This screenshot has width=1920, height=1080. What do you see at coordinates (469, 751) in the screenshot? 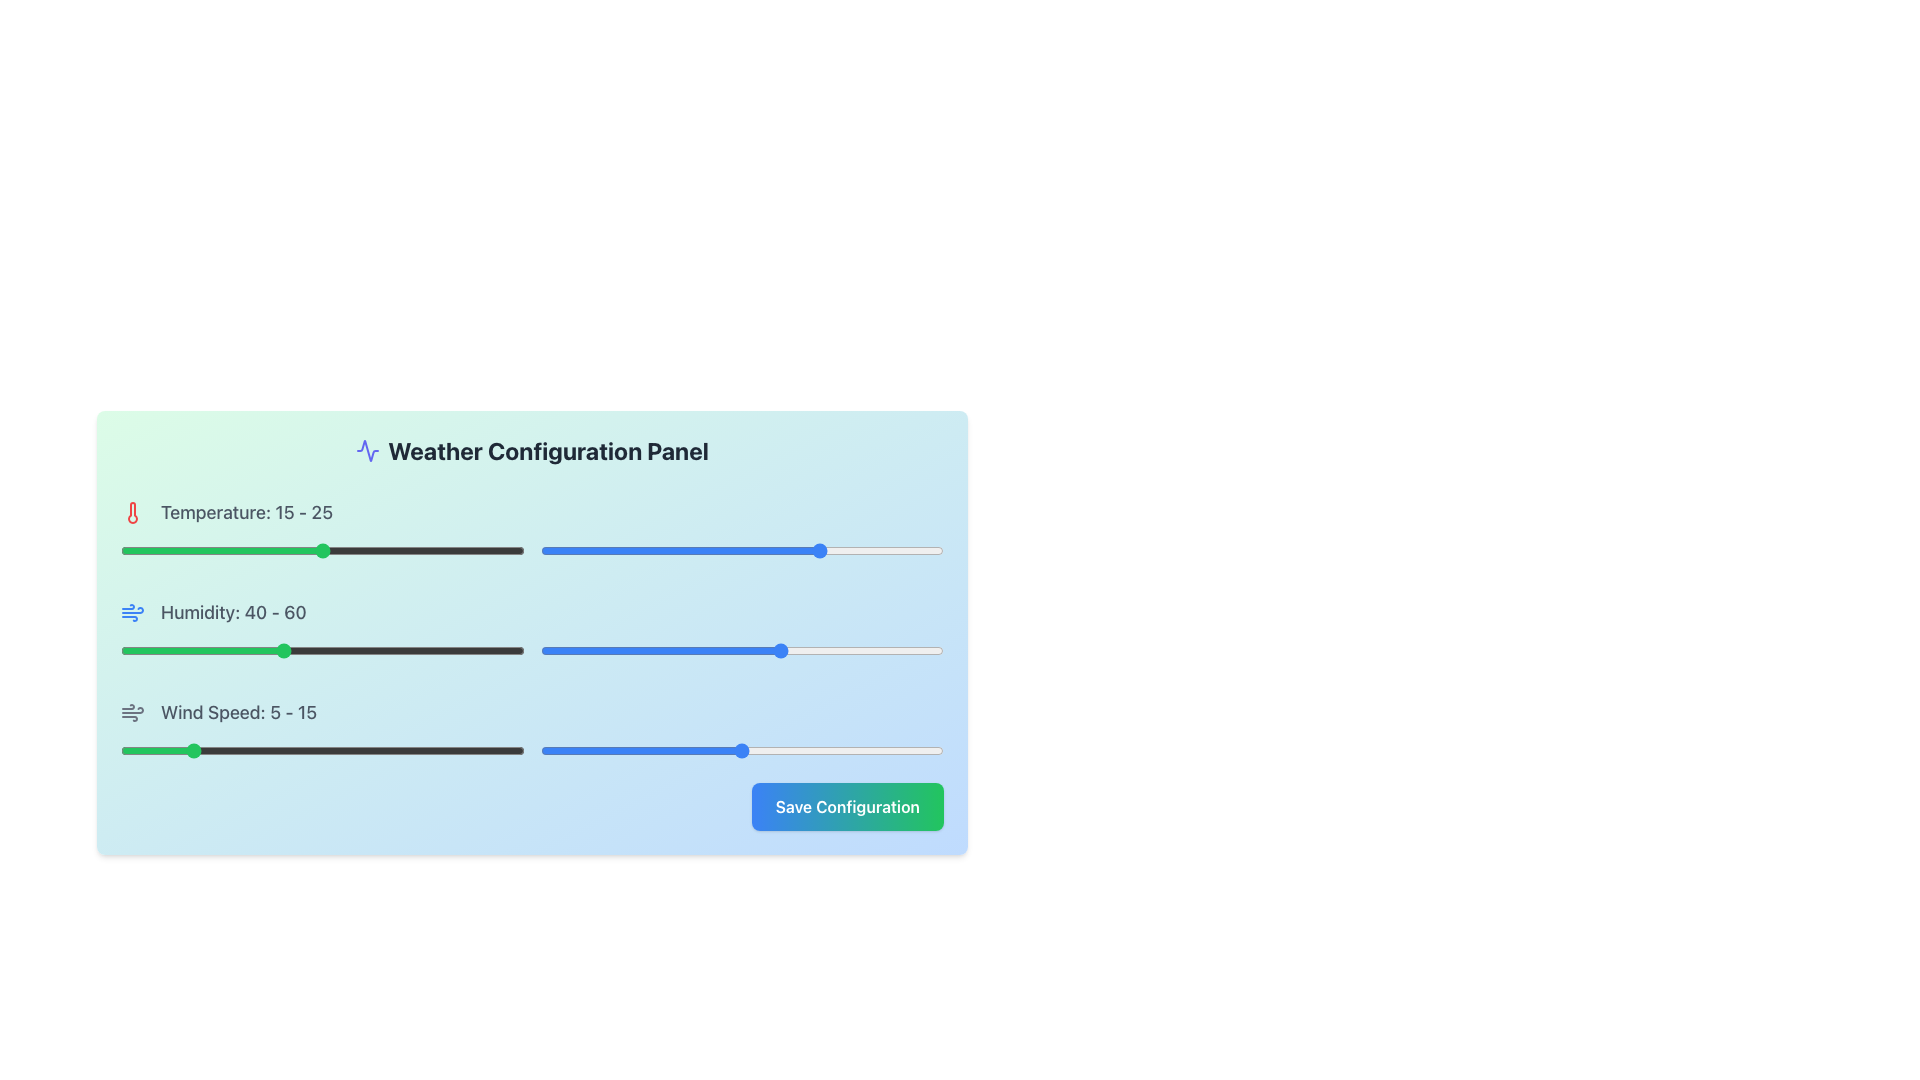
I see `the start value of the wind speed range` at bounding box center [469, 751].